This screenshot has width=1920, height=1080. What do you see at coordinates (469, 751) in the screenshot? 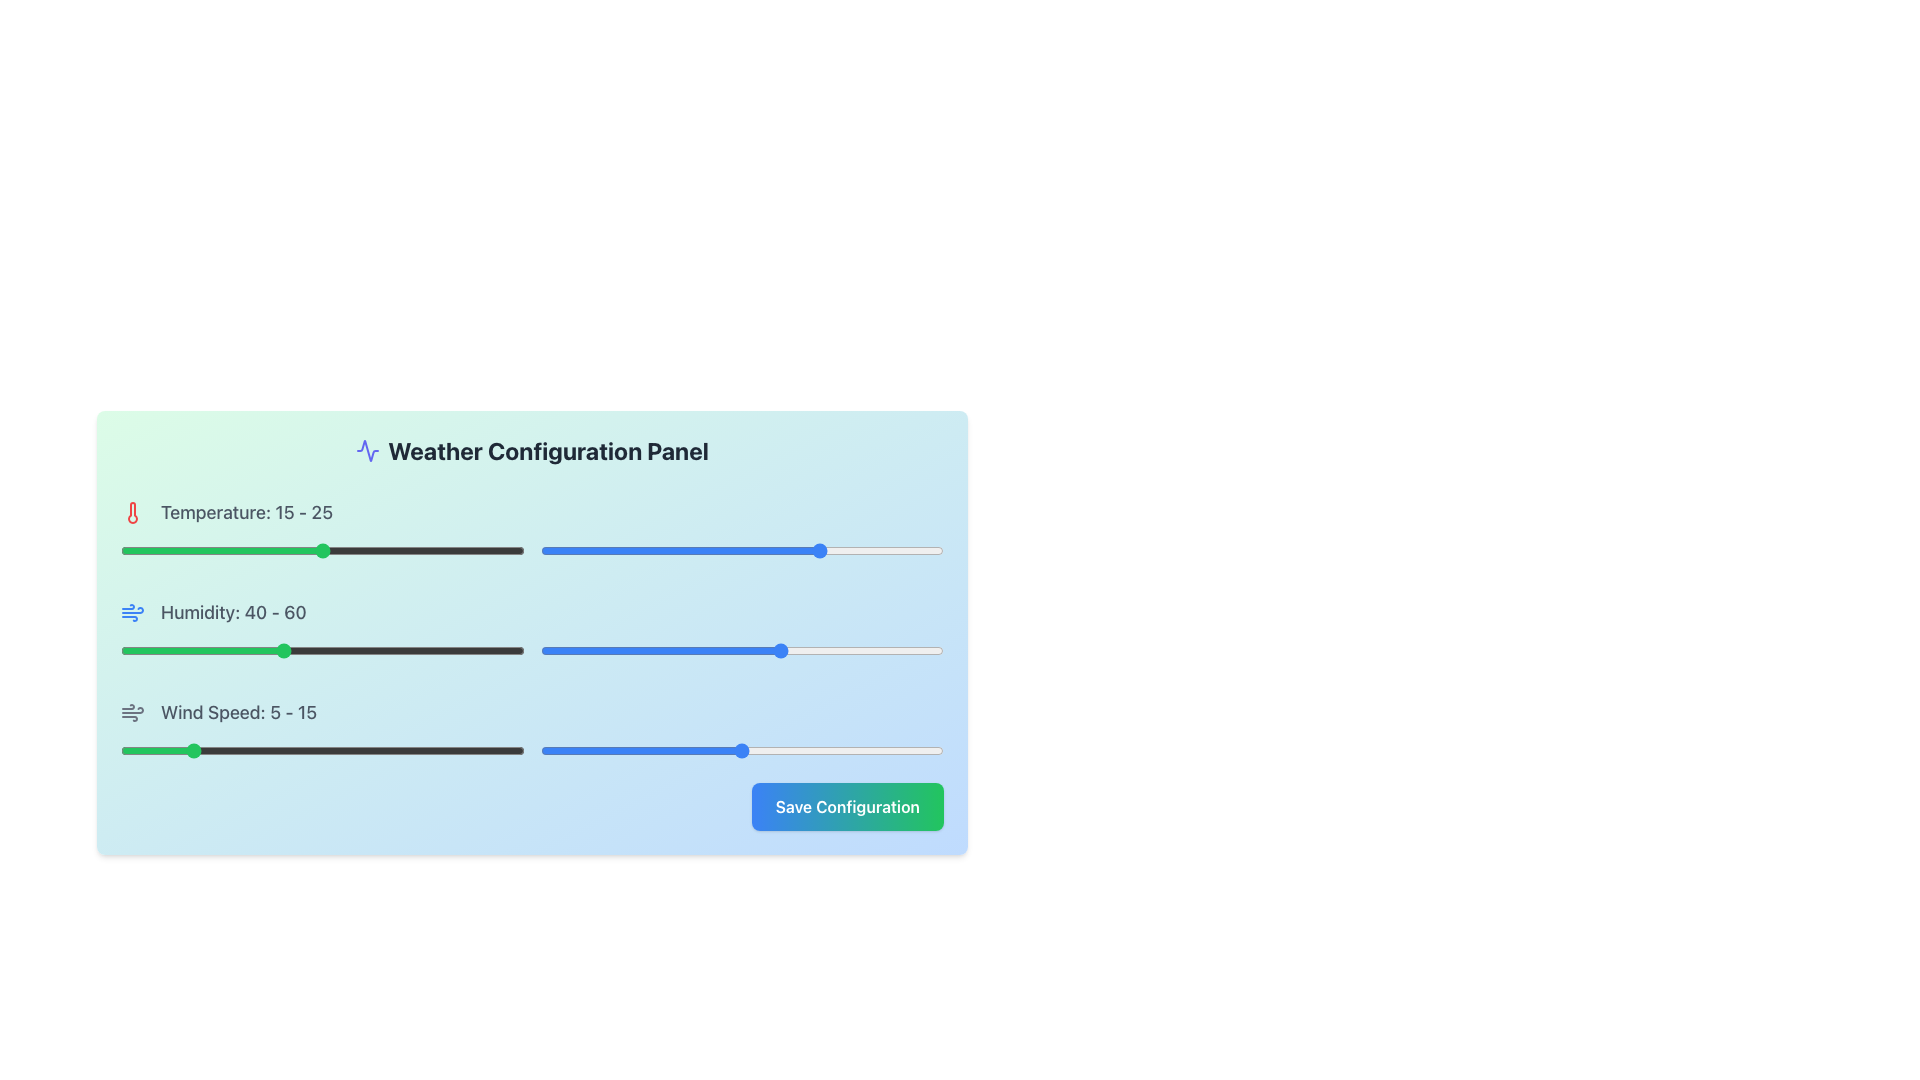
I see `the start value of the wind speed range` at bounding box center [469, 751].